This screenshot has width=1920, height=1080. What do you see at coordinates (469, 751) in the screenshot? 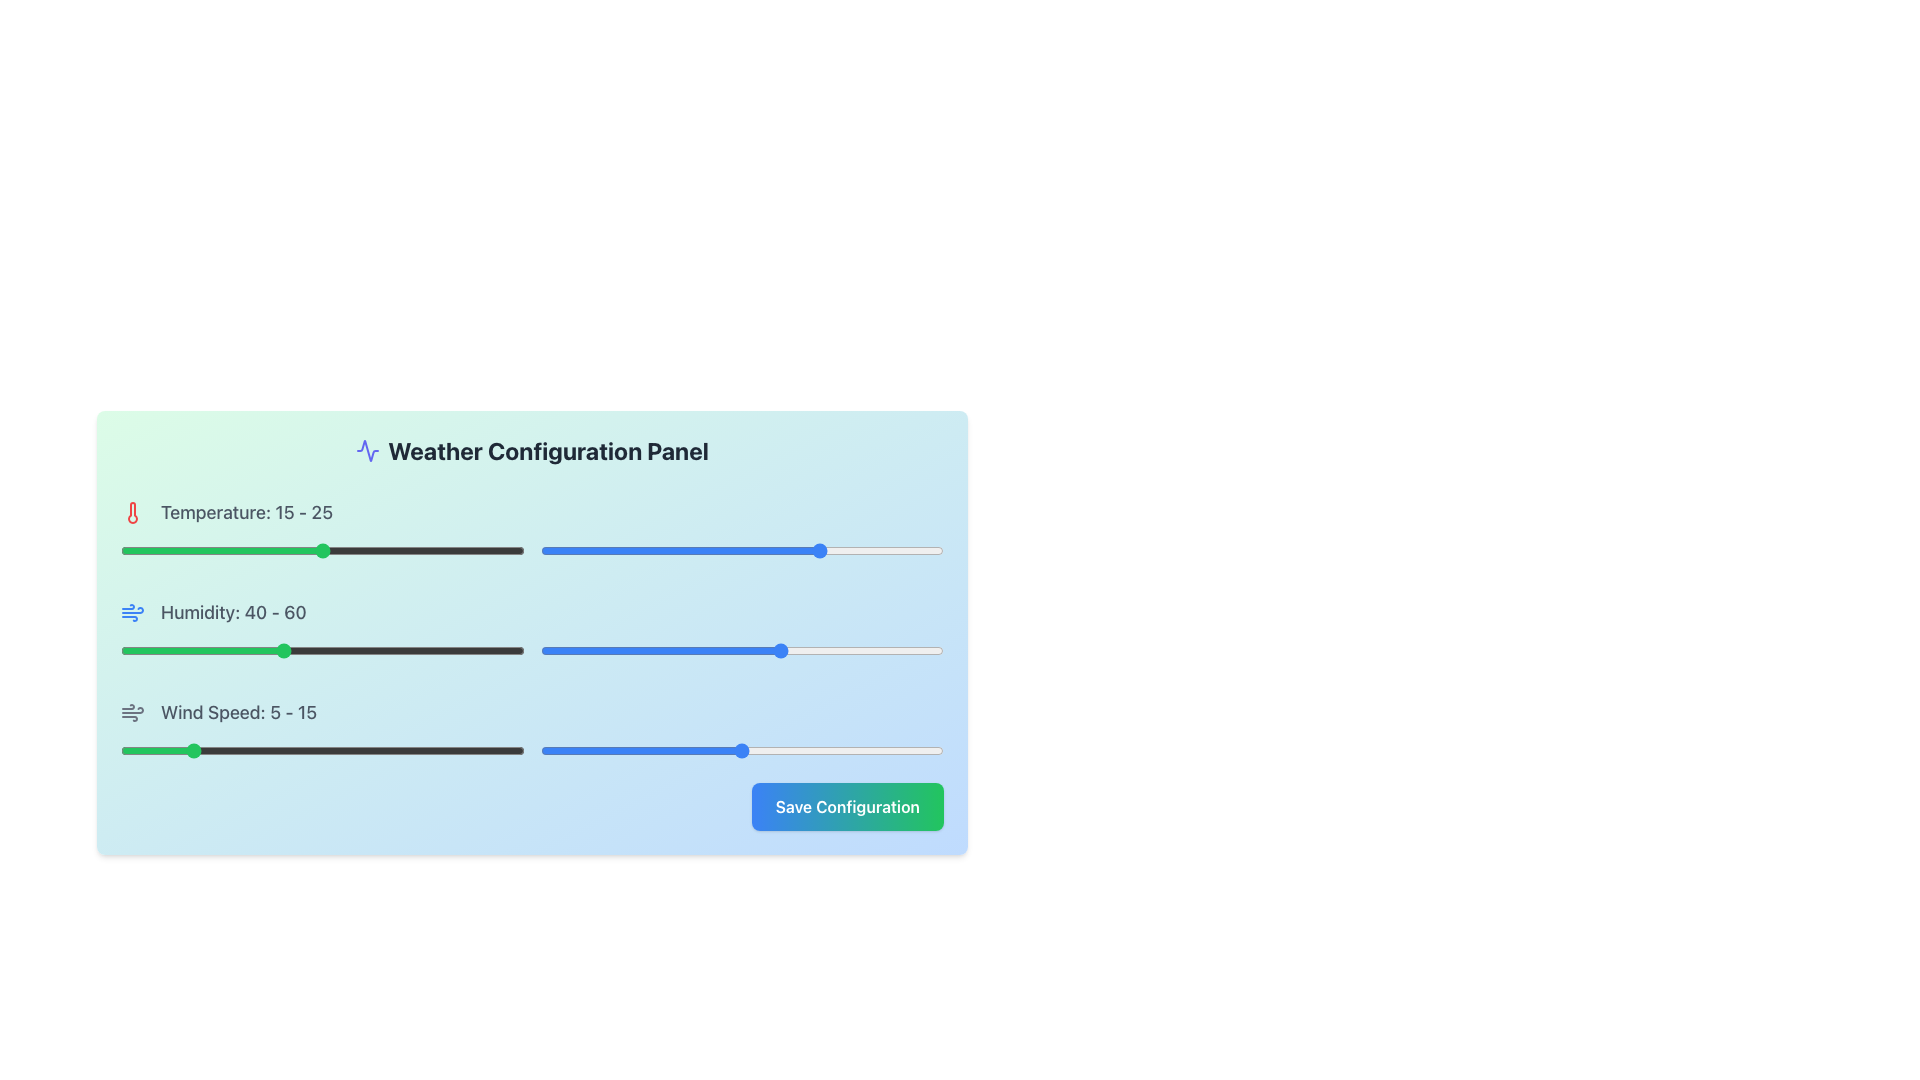
I see `the start value of the wind speed range` at bounding box center [469, 751].